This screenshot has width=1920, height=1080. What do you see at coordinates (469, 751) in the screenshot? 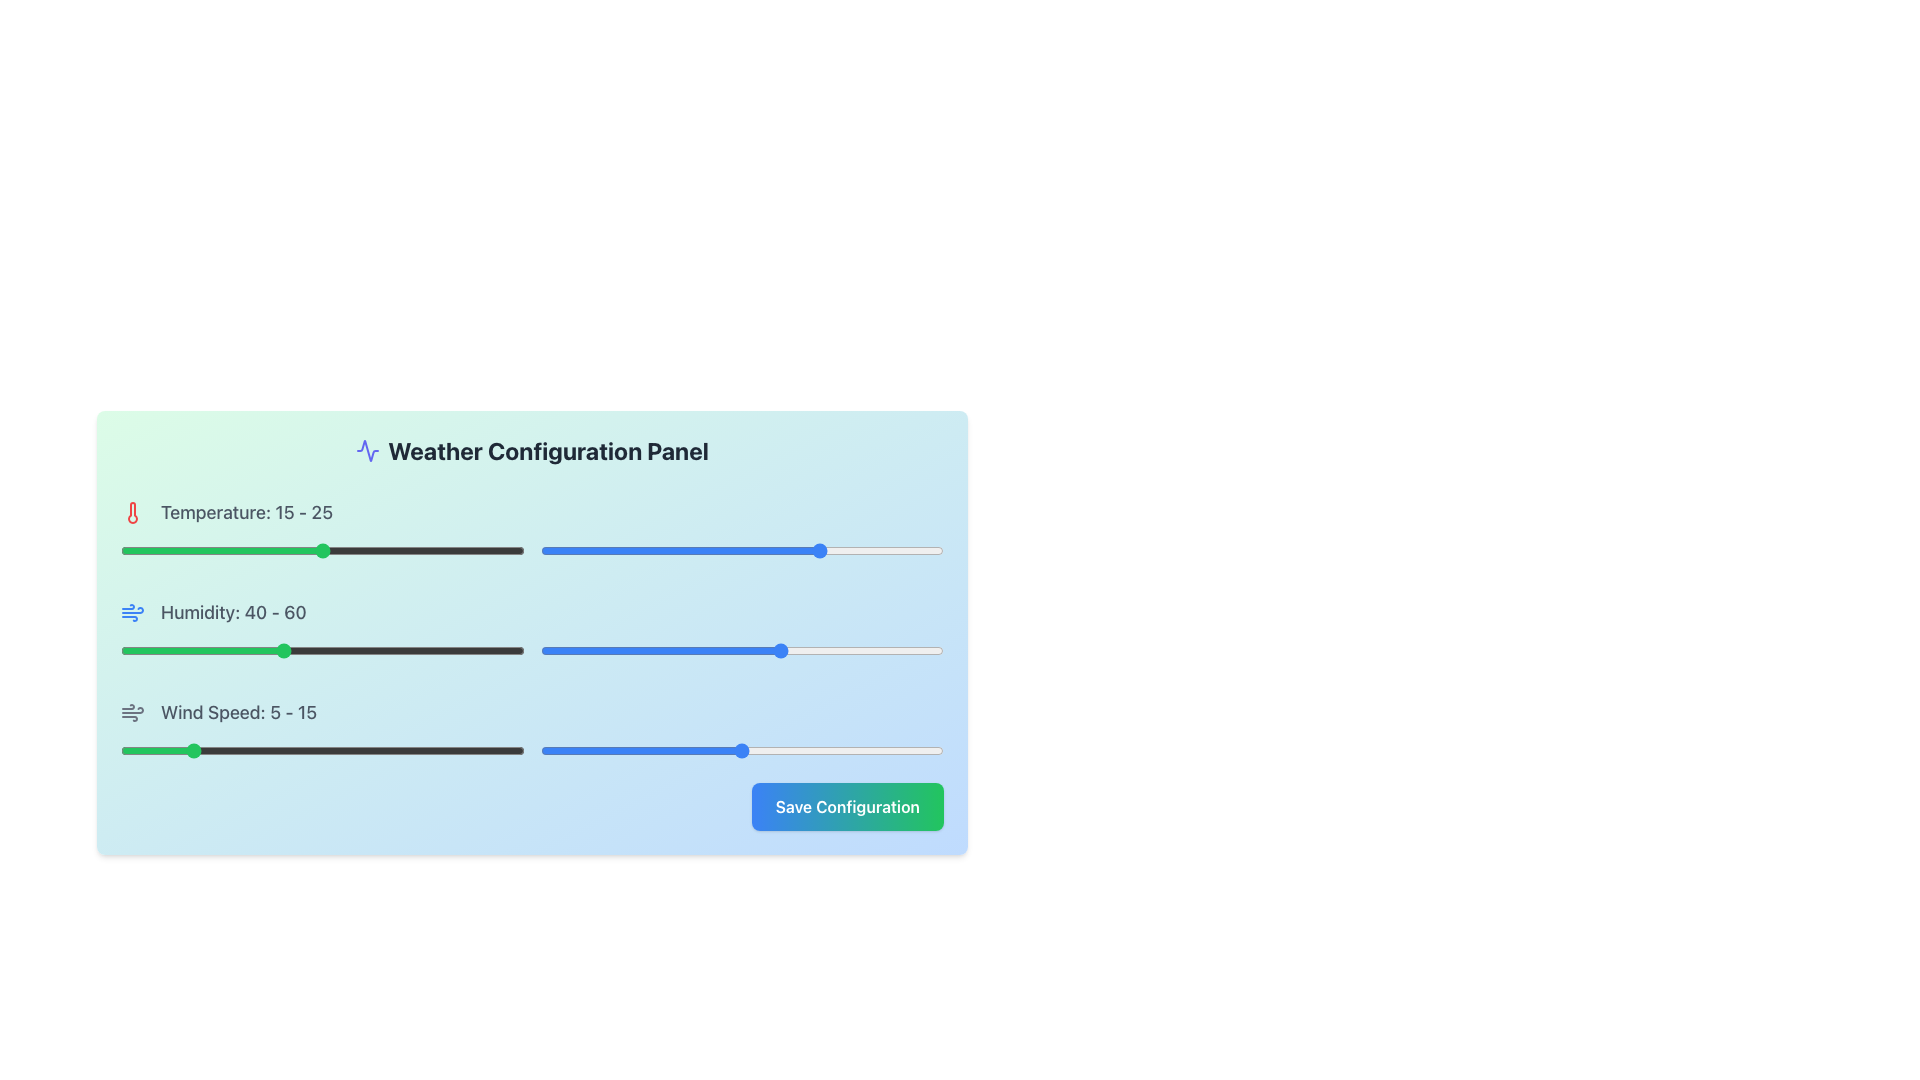
I see `the start value of the wind speed range` at bounding box center [469, 751].